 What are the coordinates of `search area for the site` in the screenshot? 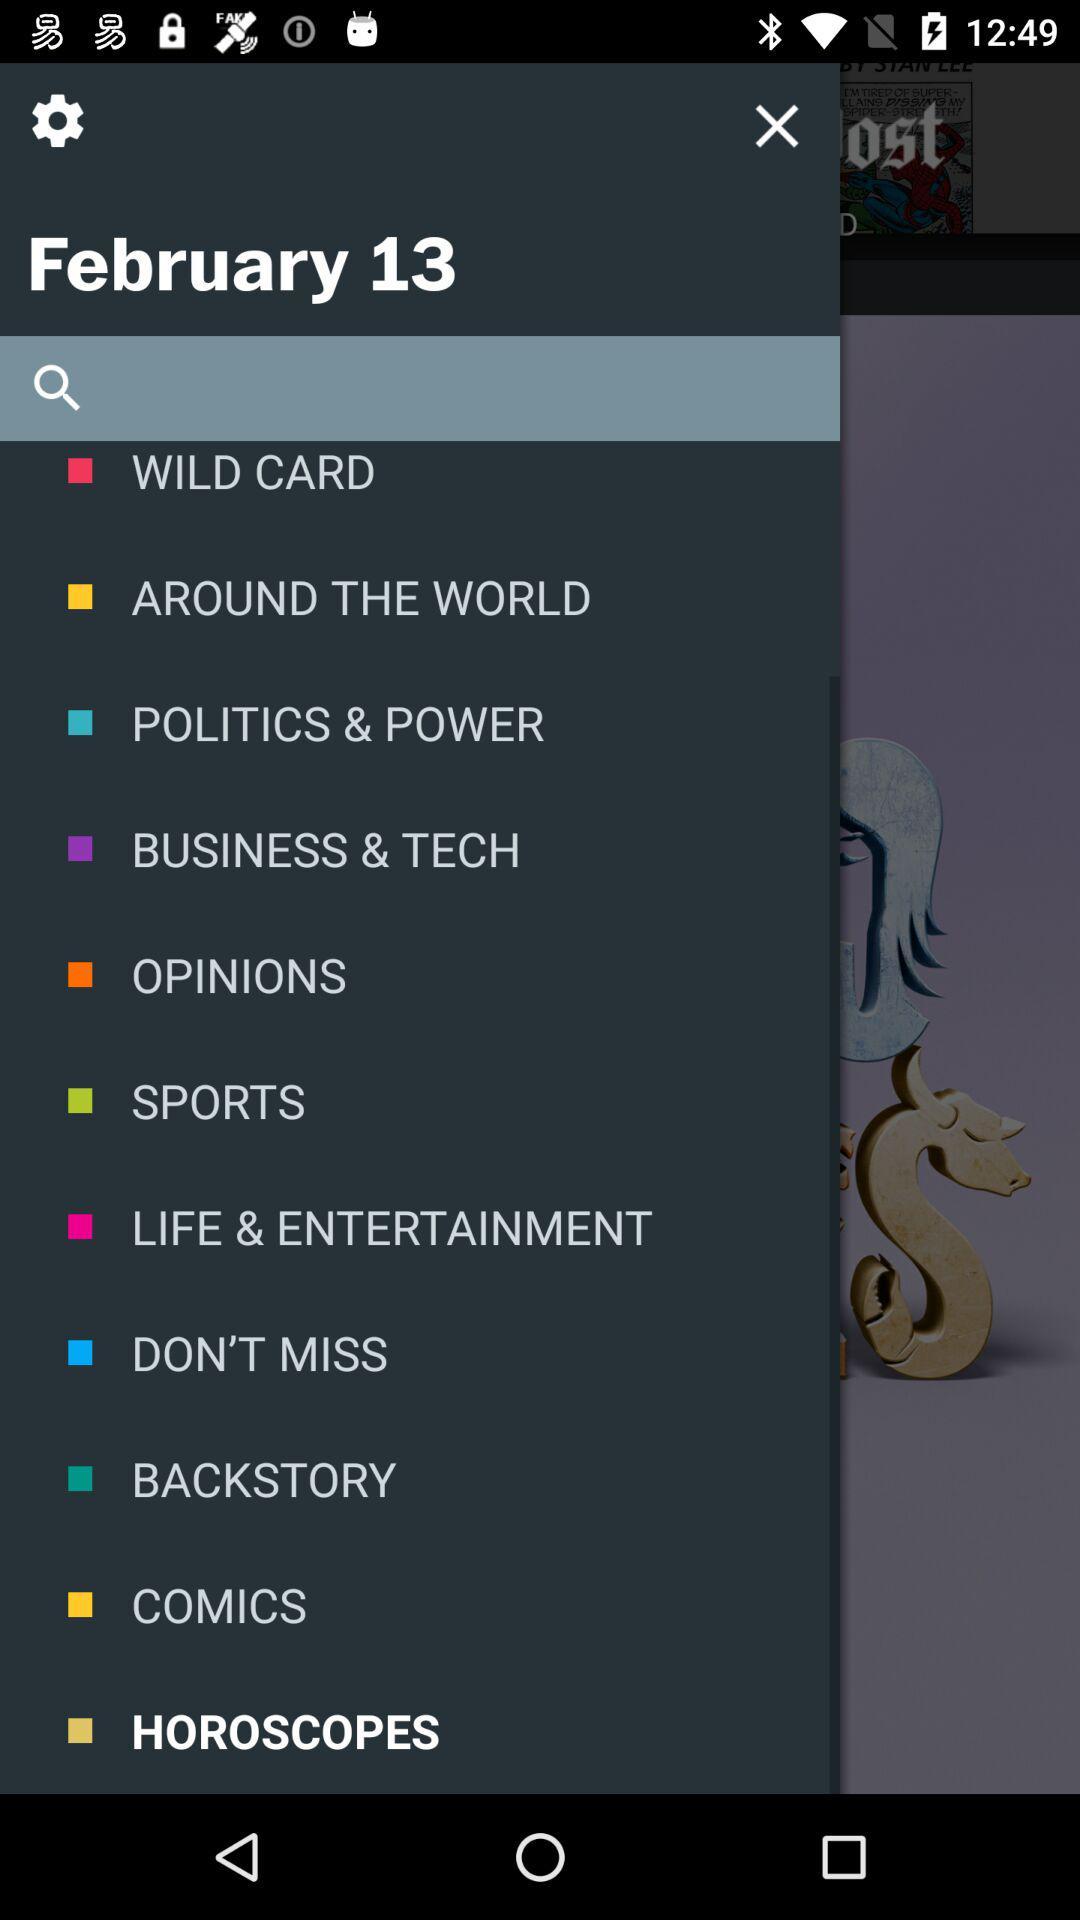 It's located at (419, 388).